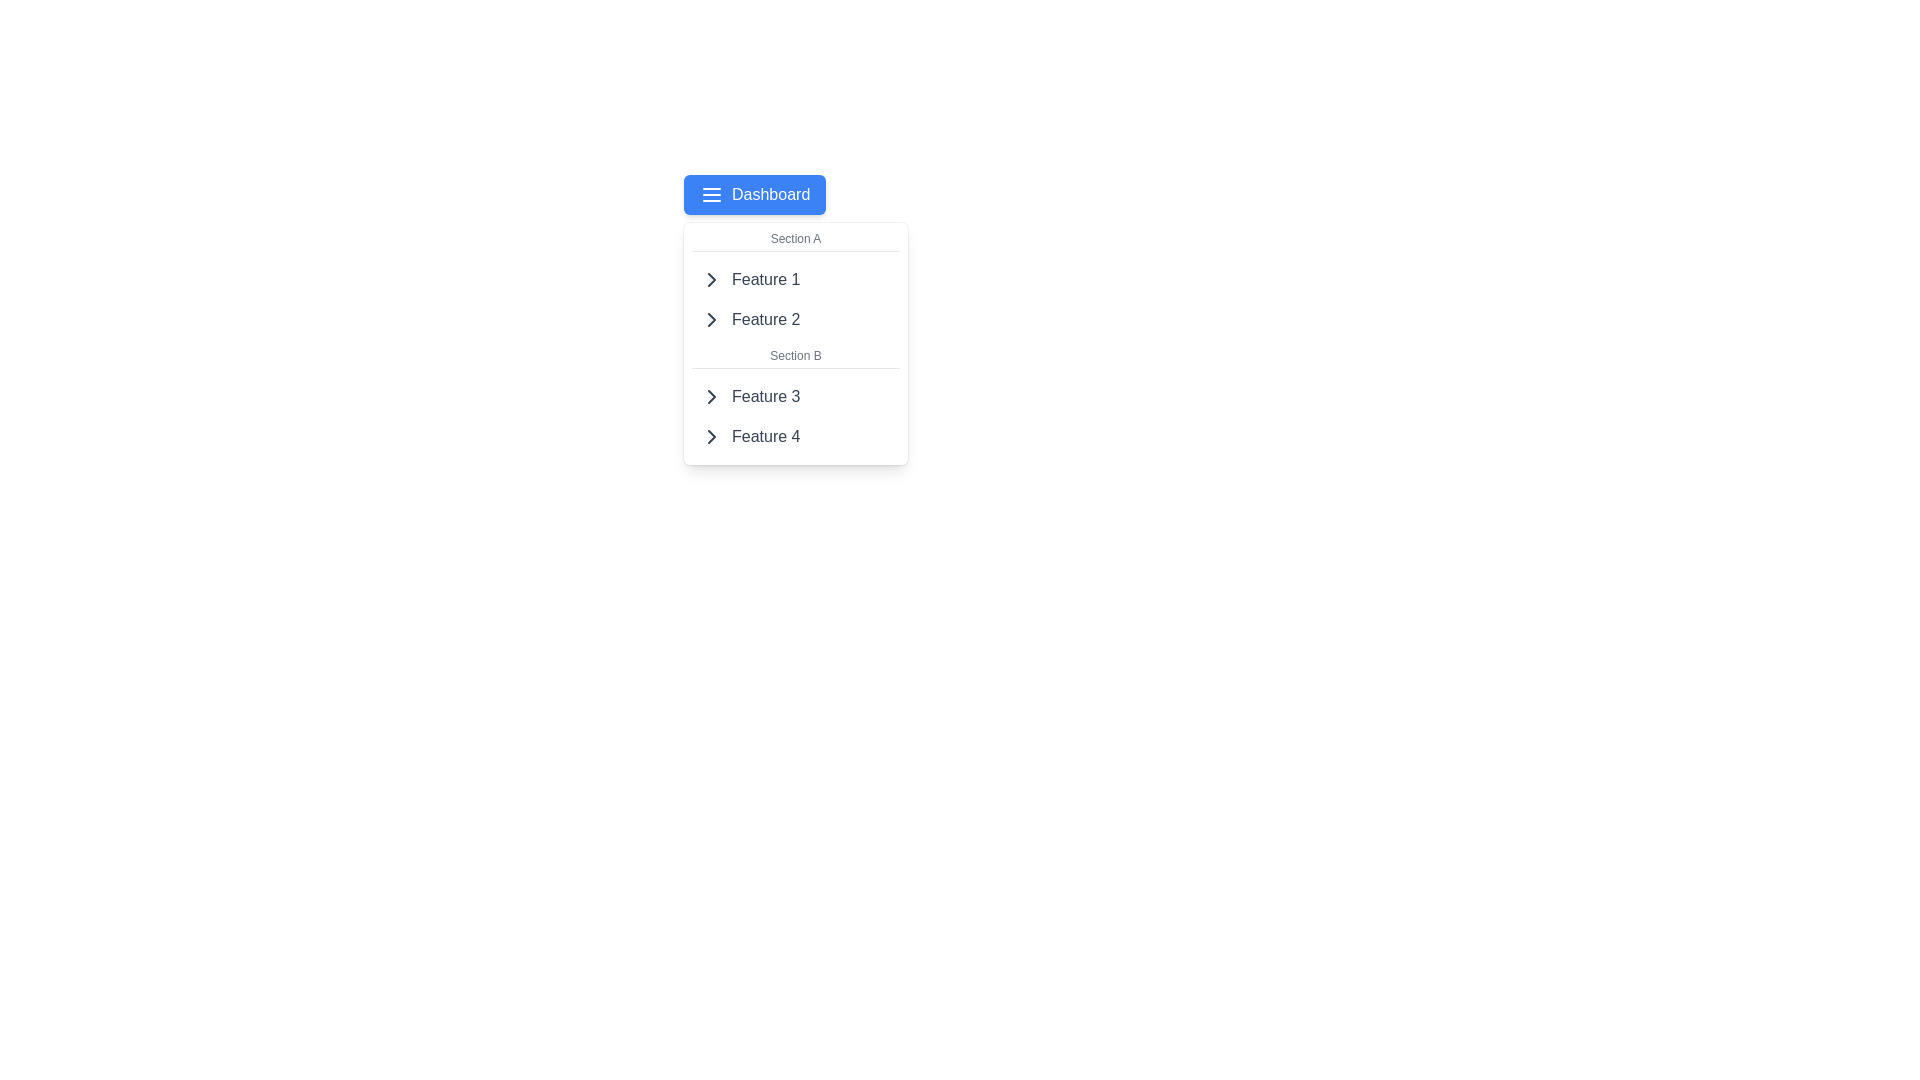  I want to click on the button labeled 'Feature 3' located in the vertical list under 'Section B', so click(795, 397).